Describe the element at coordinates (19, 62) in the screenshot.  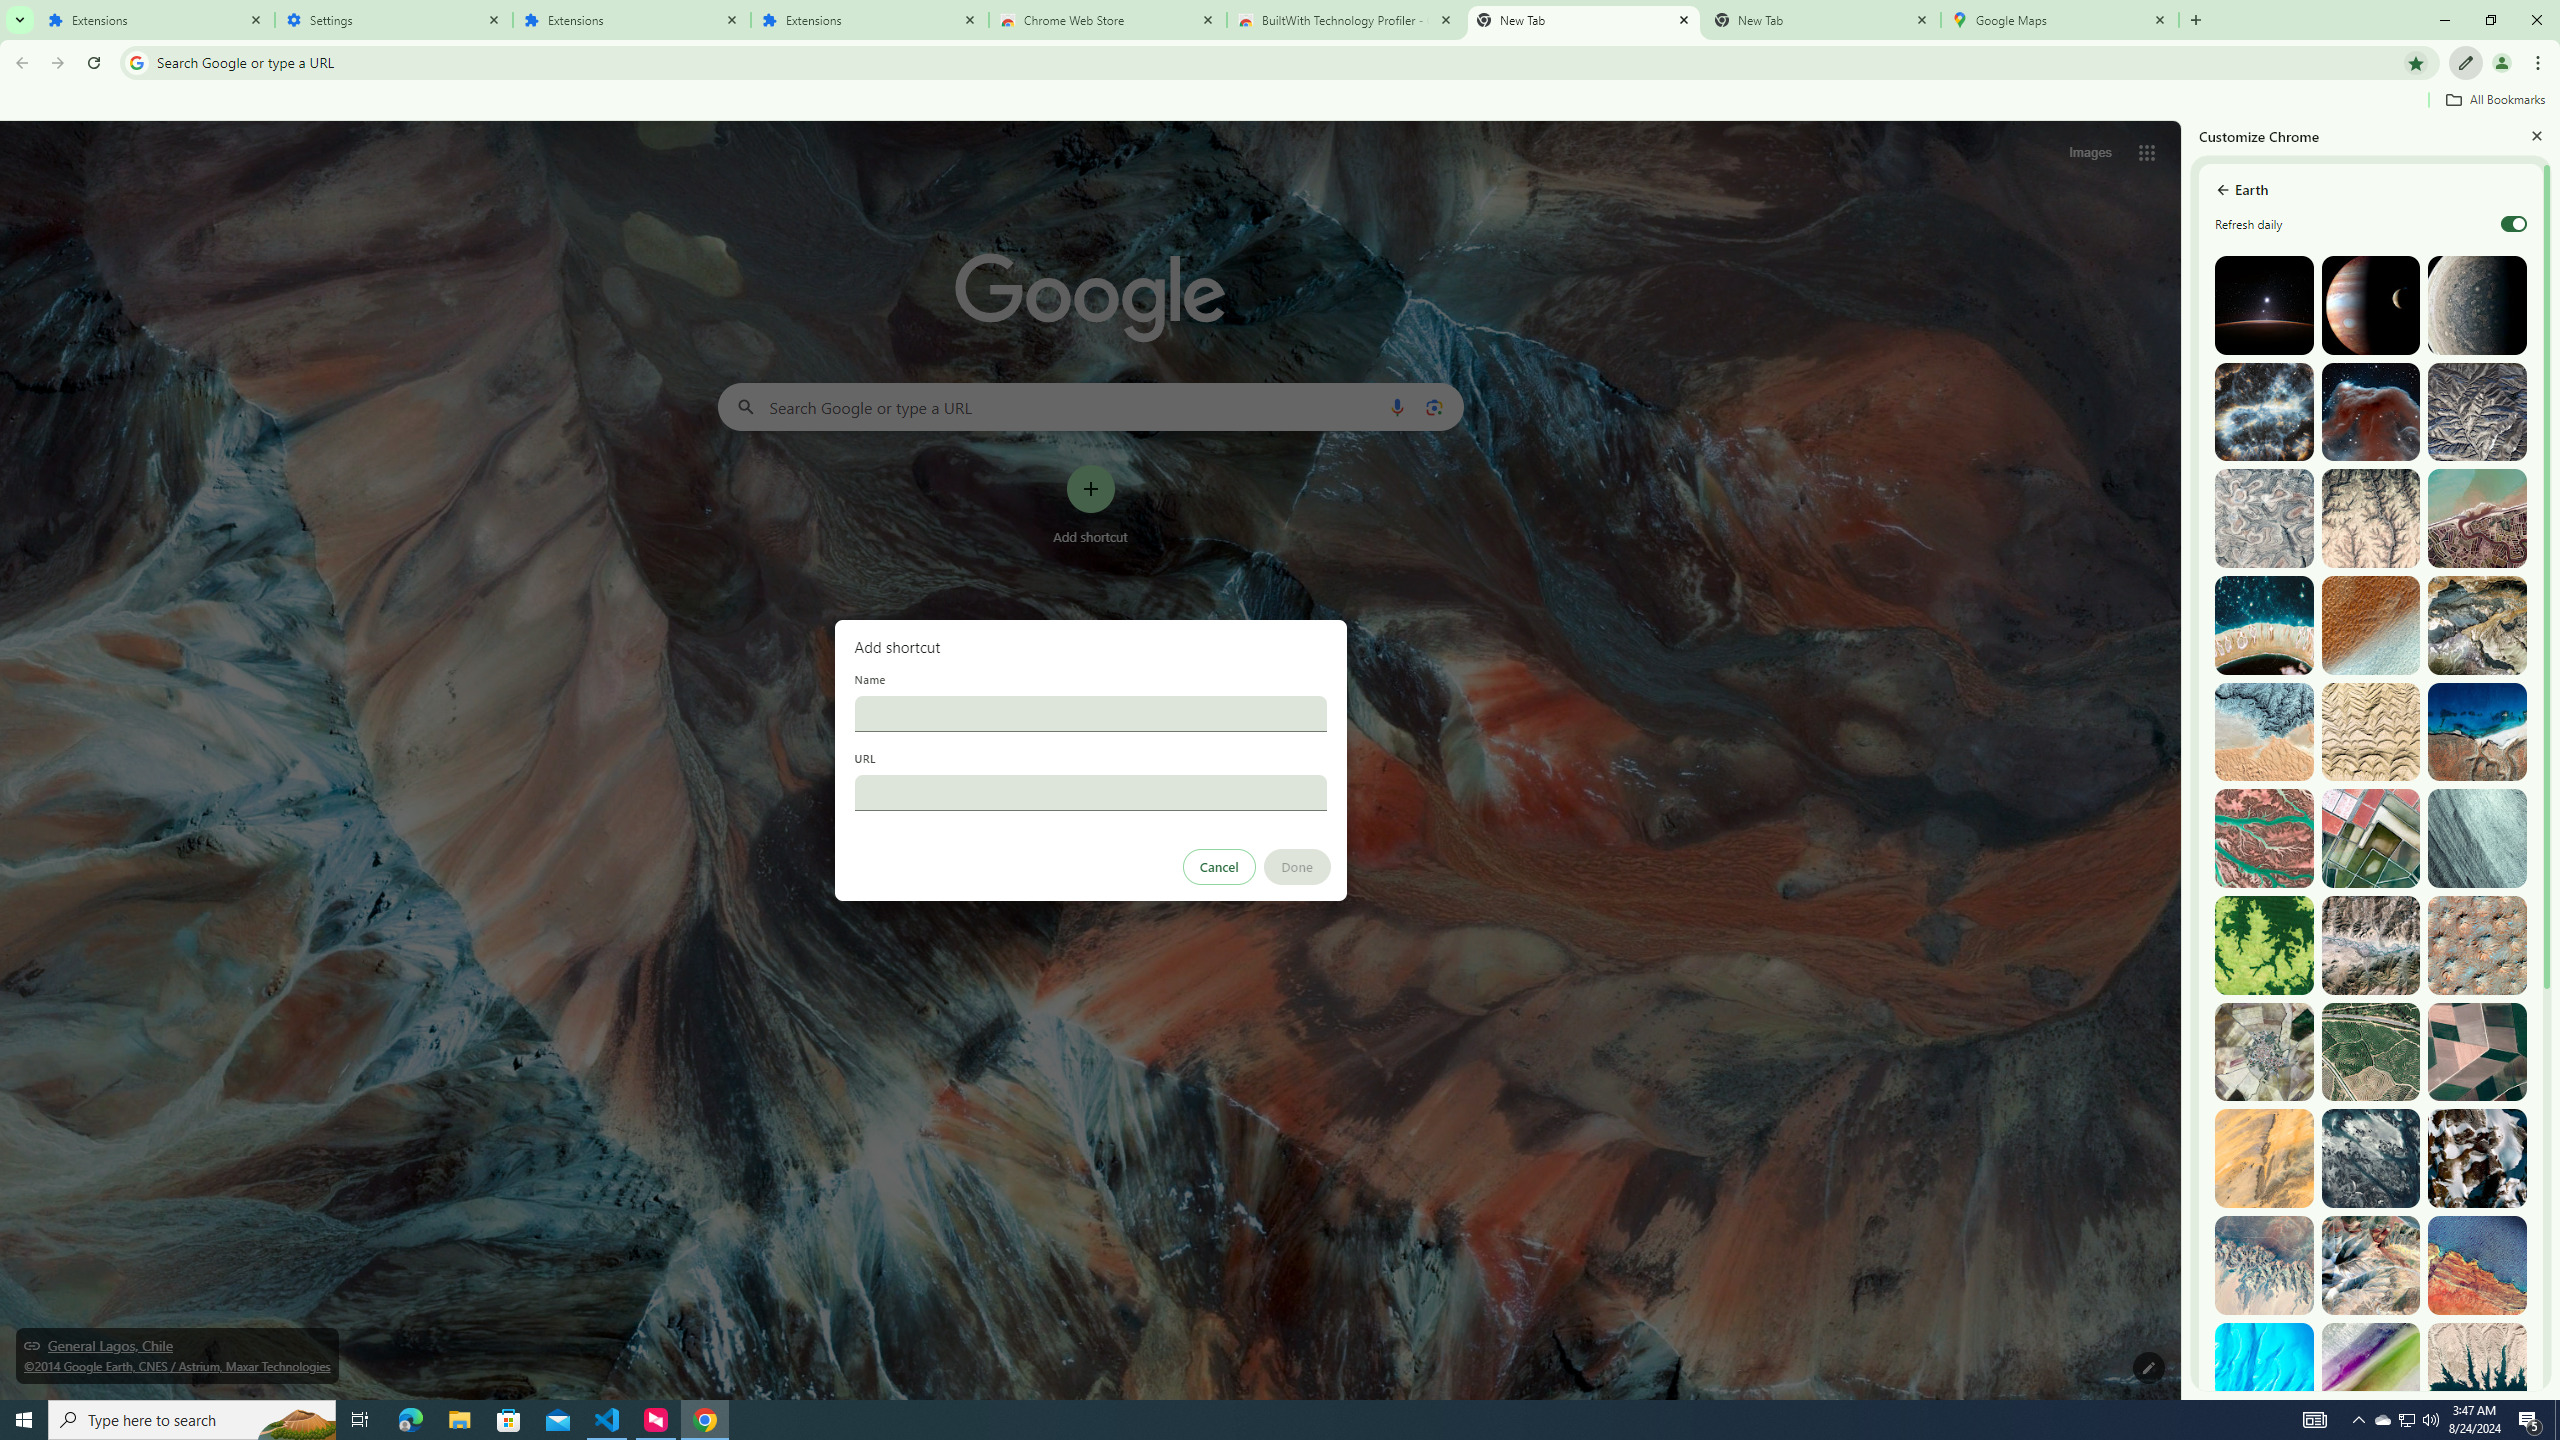
I see `'Back'` at that location.